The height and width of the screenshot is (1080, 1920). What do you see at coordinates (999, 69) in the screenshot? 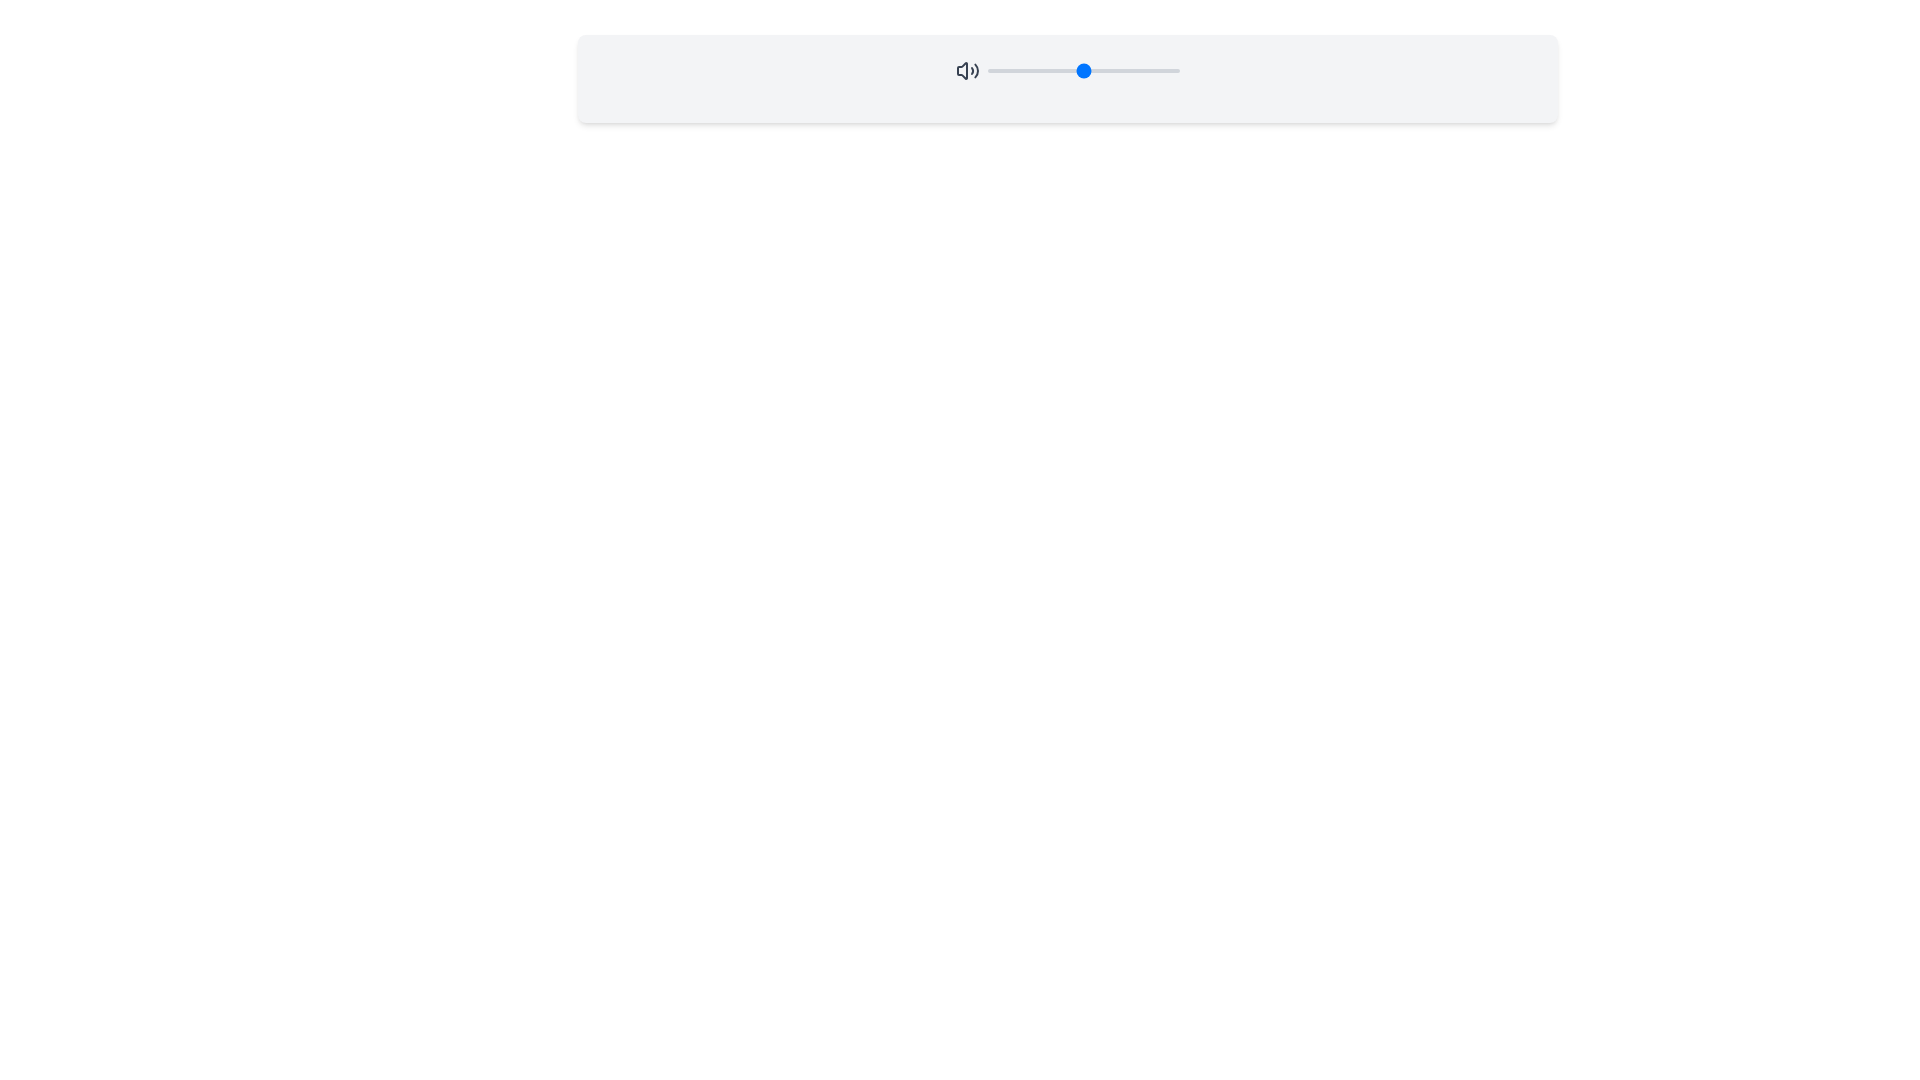
I see `volume level` at bounding box center [999, 69].